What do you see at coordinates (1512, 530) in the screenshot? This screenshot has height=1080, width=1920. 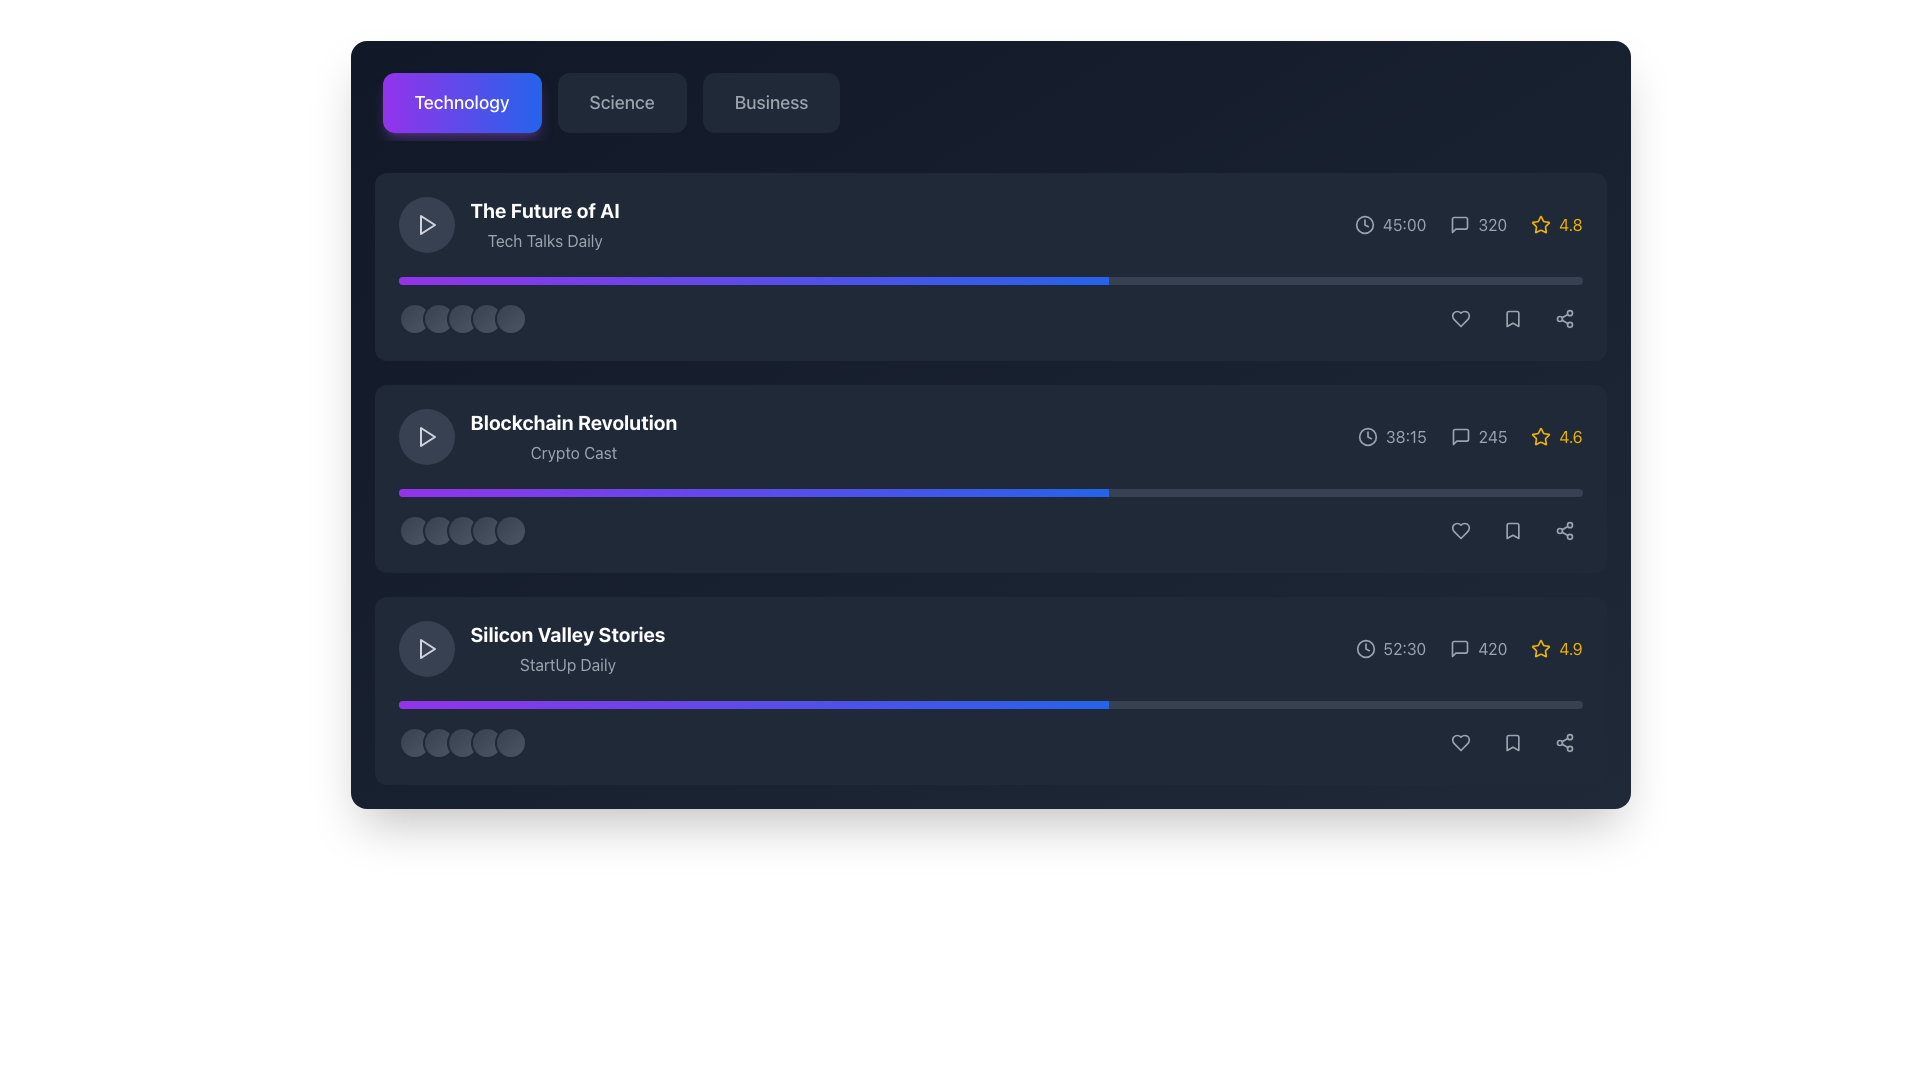 I see `the bookmark button located in the middle group of action icons on the right side of the 'Blockchain Revolution' podcast card, which is positioned between the heart-shaped icon and the share icon` at bounding box center [1512, 530].